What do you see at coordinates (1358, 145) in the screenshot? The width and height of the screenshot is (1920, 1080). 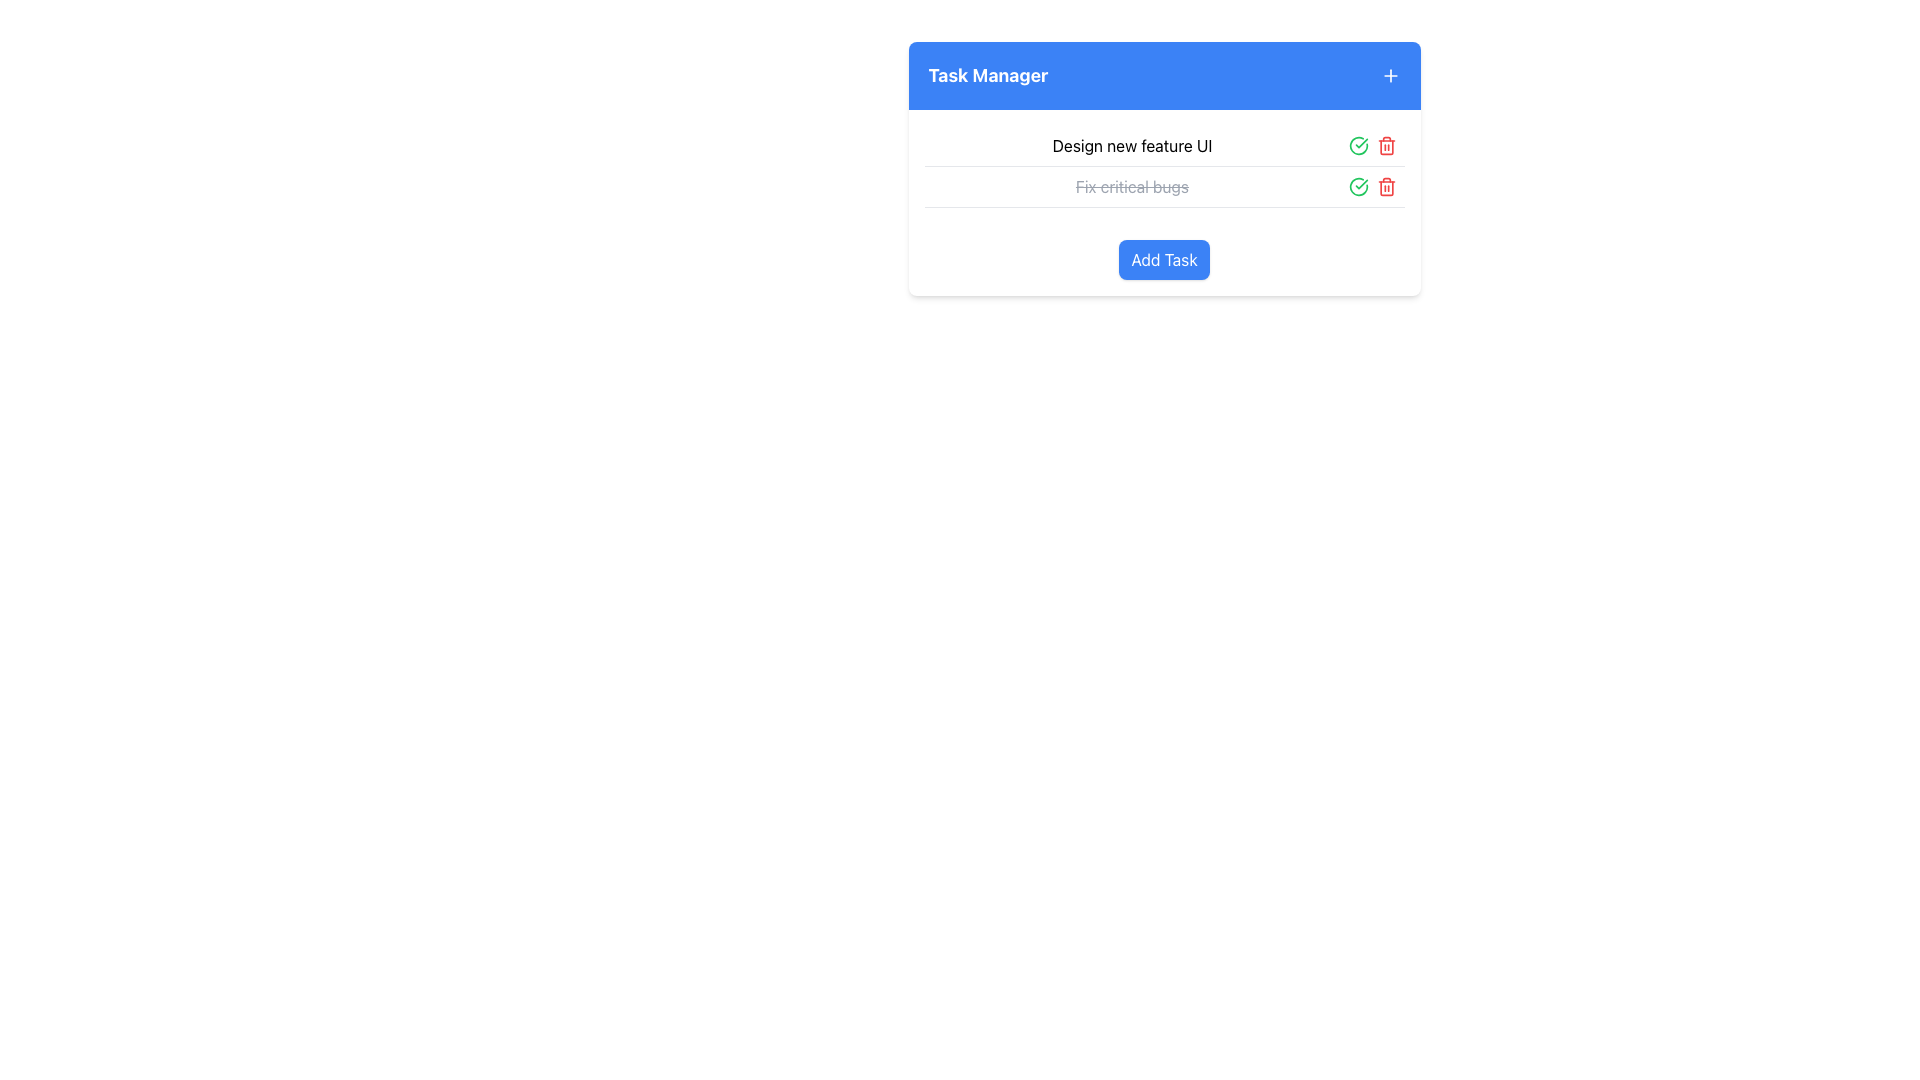 I see `the green circular button with a checkmark symbol next to the task text 'Fix critical bugs' to mark the task as completed` at bounding box center [1358, 145].